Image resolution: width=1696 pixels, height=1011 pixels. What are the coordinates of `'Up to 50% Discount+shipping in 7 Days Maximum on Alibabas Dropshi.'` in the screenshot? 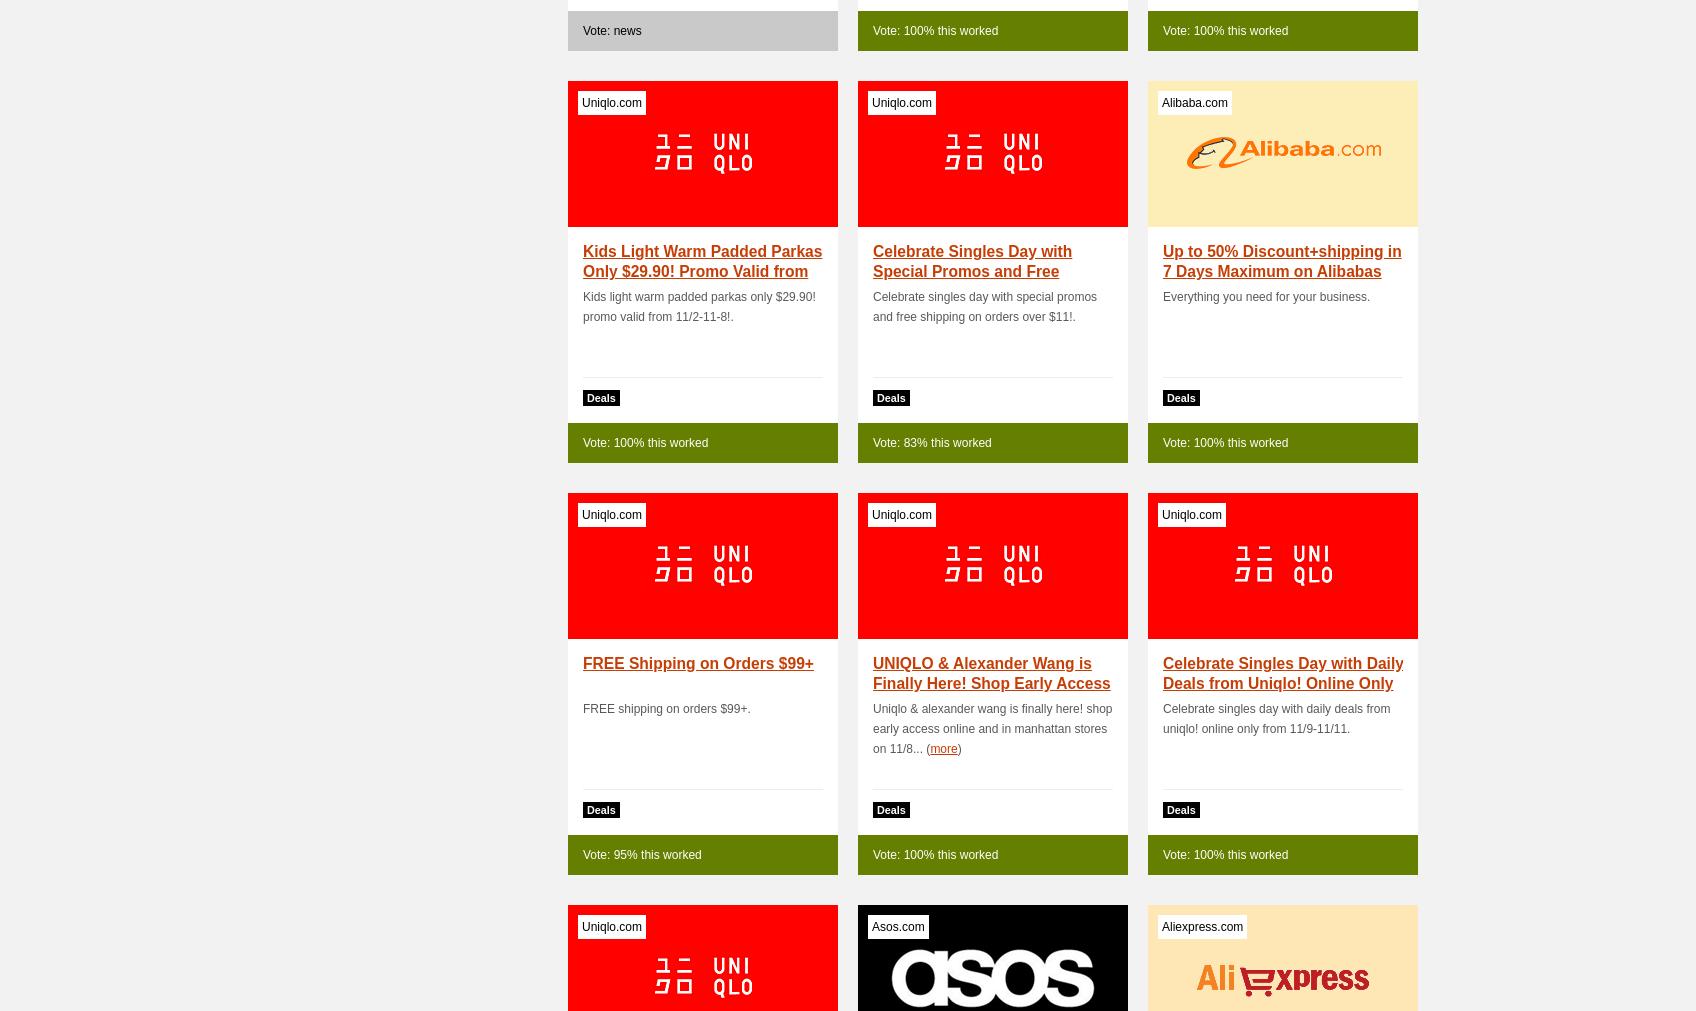 It's located at (1282, 271).